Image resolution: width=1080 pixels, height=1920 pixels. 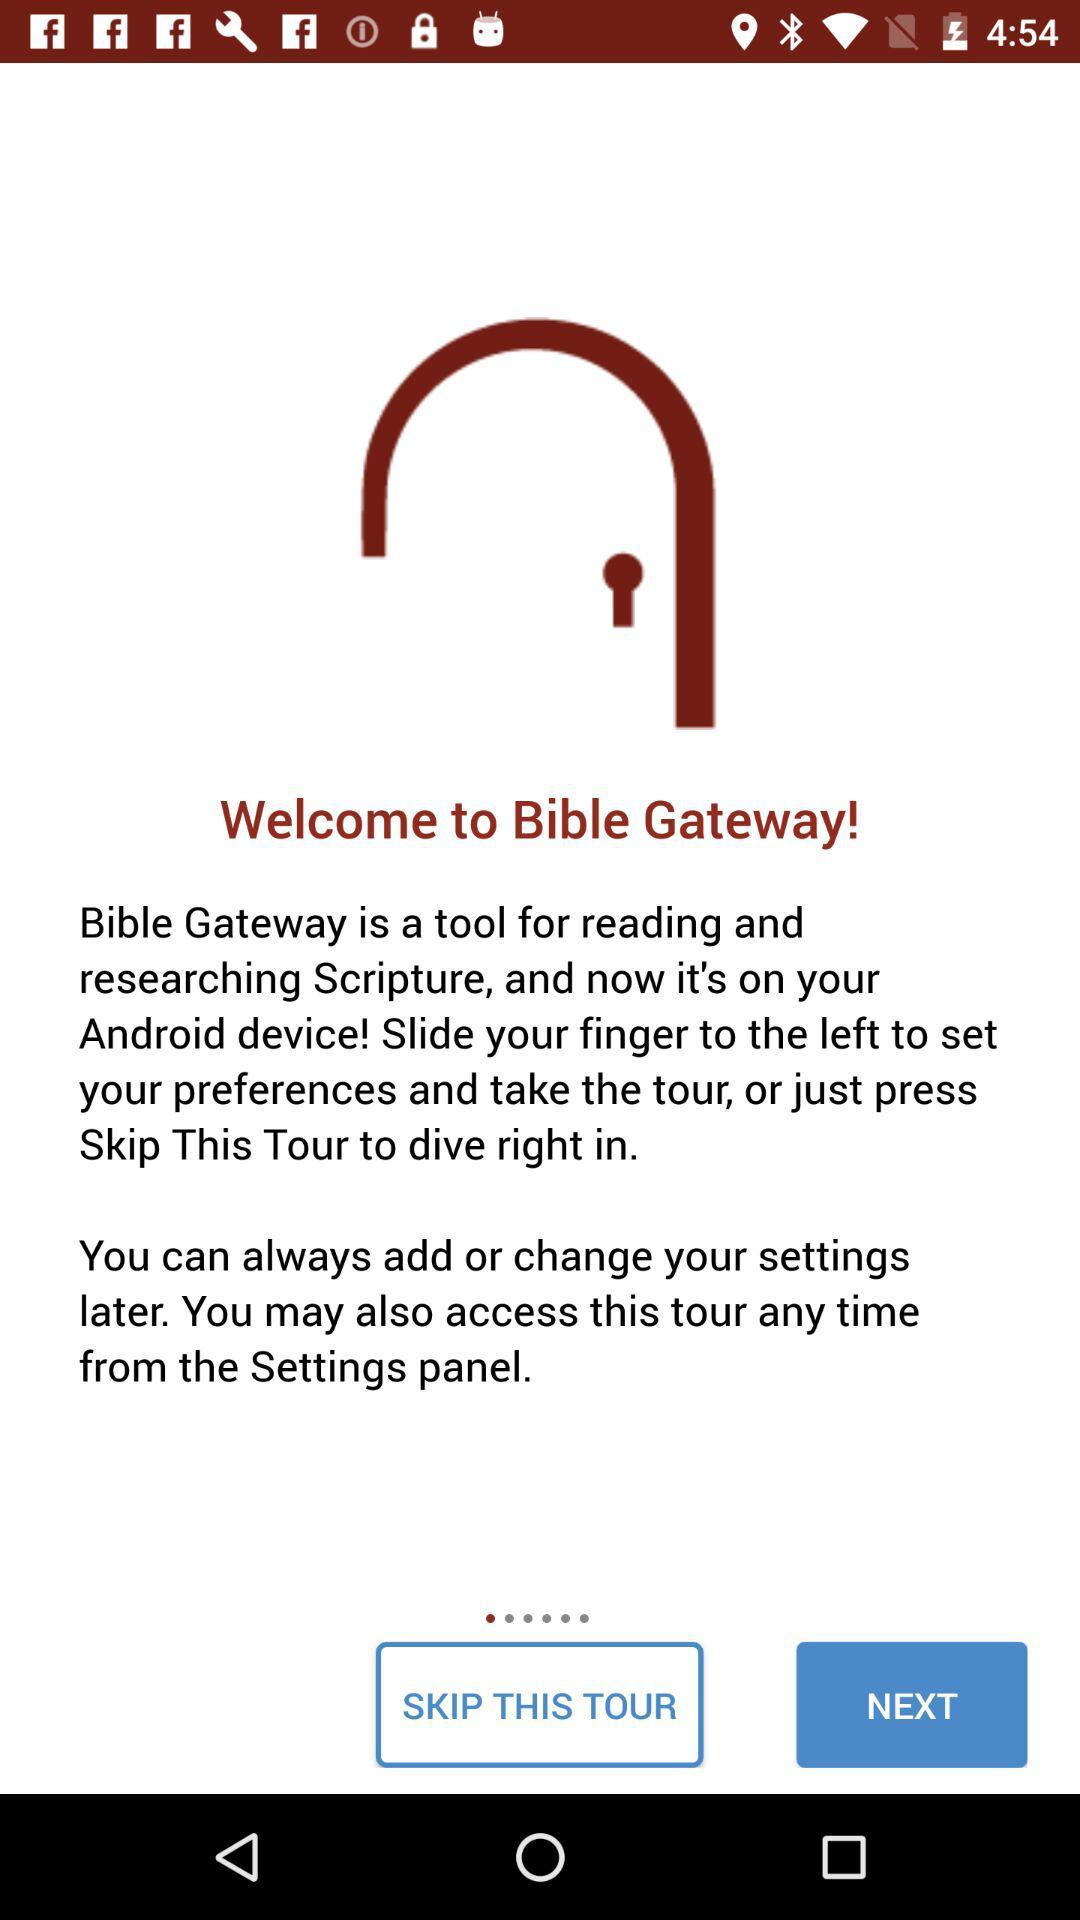 I want to click on skip this tour item, so click(x=538, y=1703).